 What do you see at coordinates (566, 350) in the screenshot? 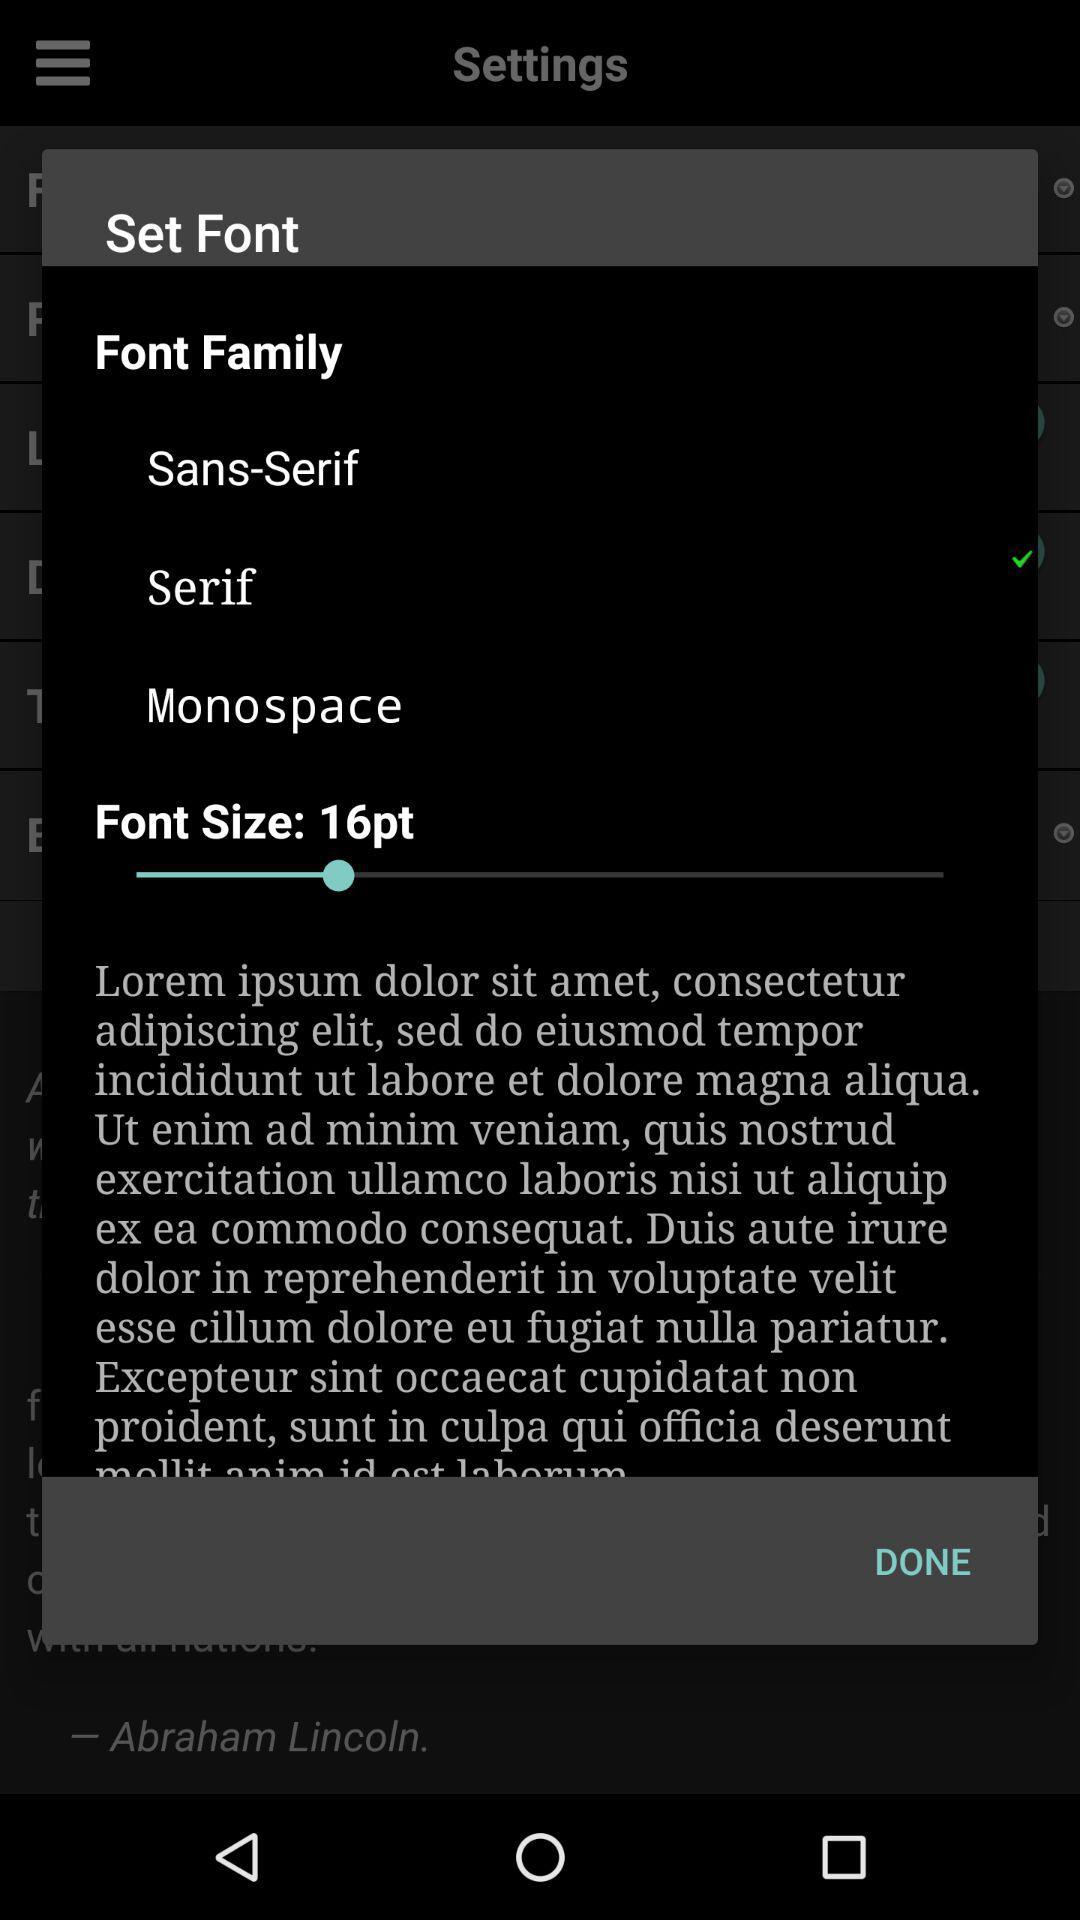
I see `item below the set font item` at bounding box center [566, 350].